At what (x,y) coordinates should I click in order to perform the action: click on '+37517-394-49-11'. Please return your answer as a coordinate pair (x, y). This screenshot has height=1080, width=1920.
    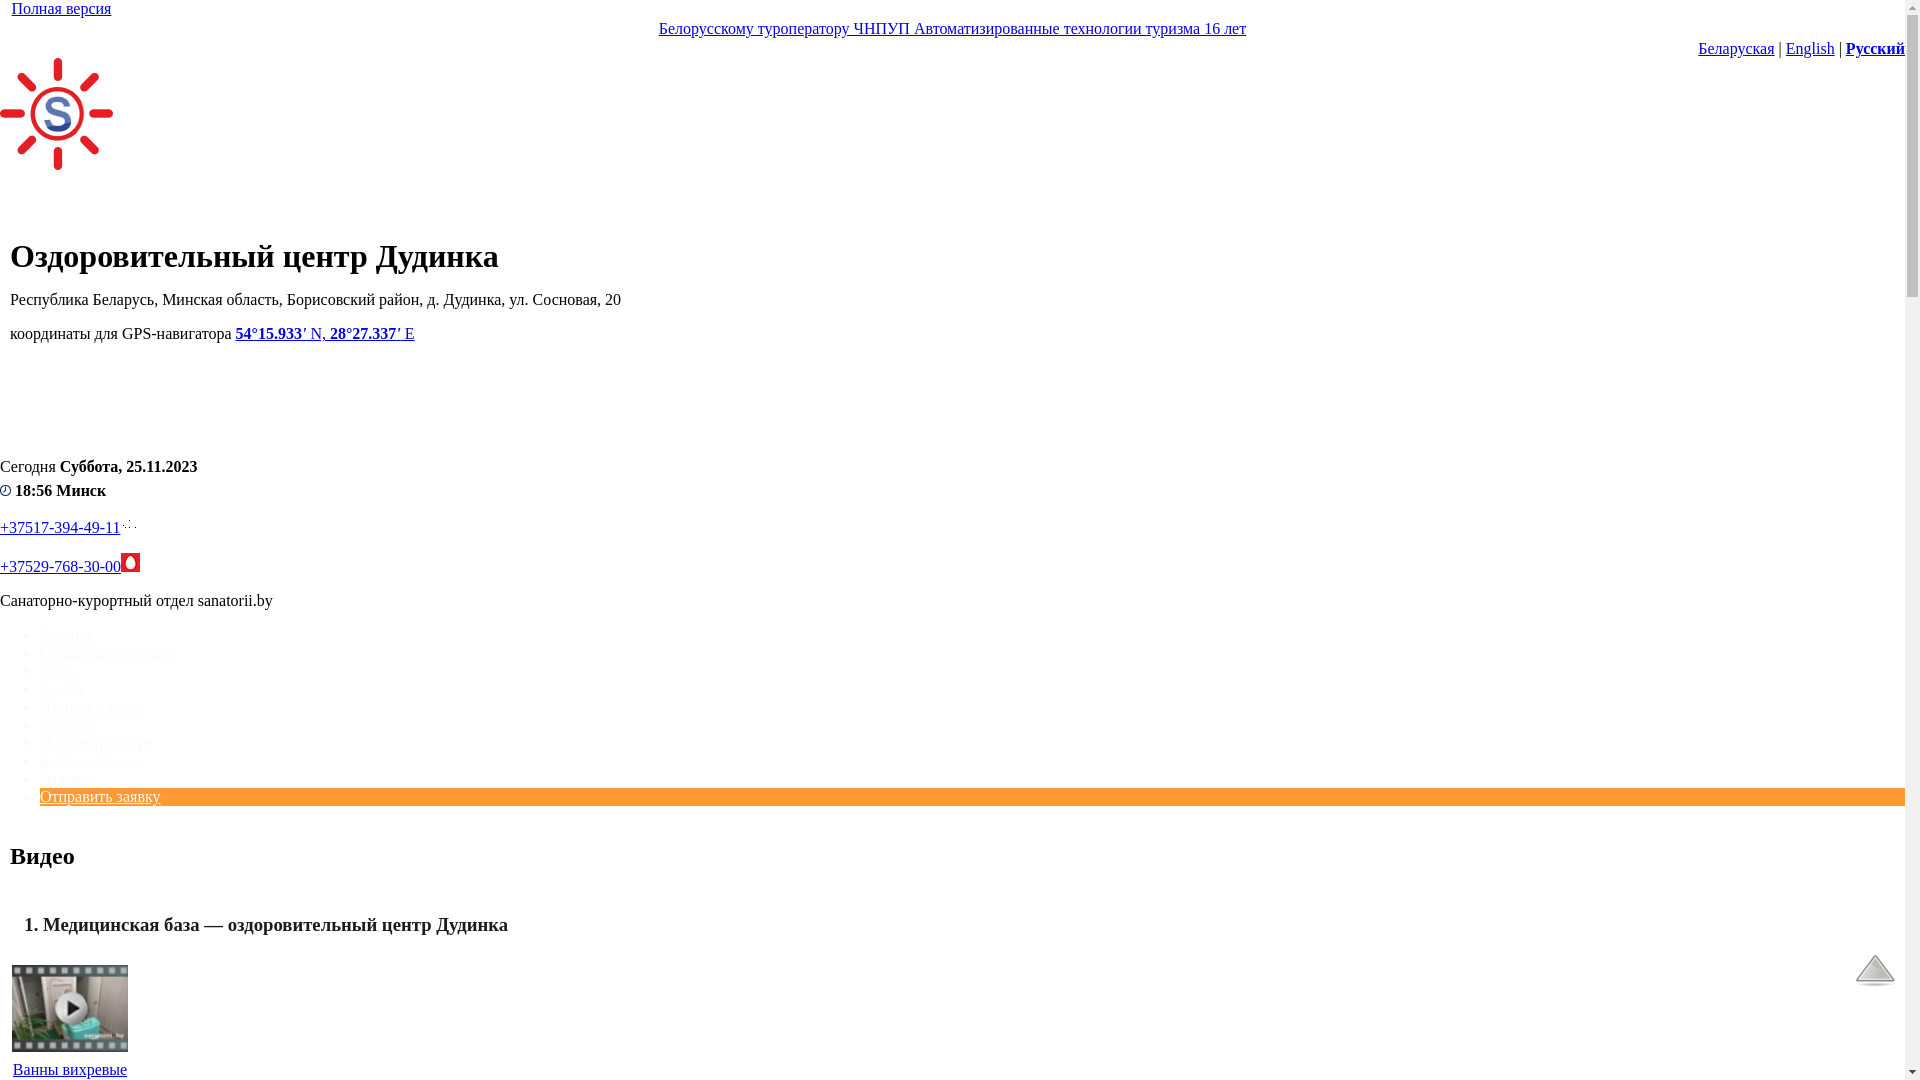
    Looking at the image, I should click on (0, 526).